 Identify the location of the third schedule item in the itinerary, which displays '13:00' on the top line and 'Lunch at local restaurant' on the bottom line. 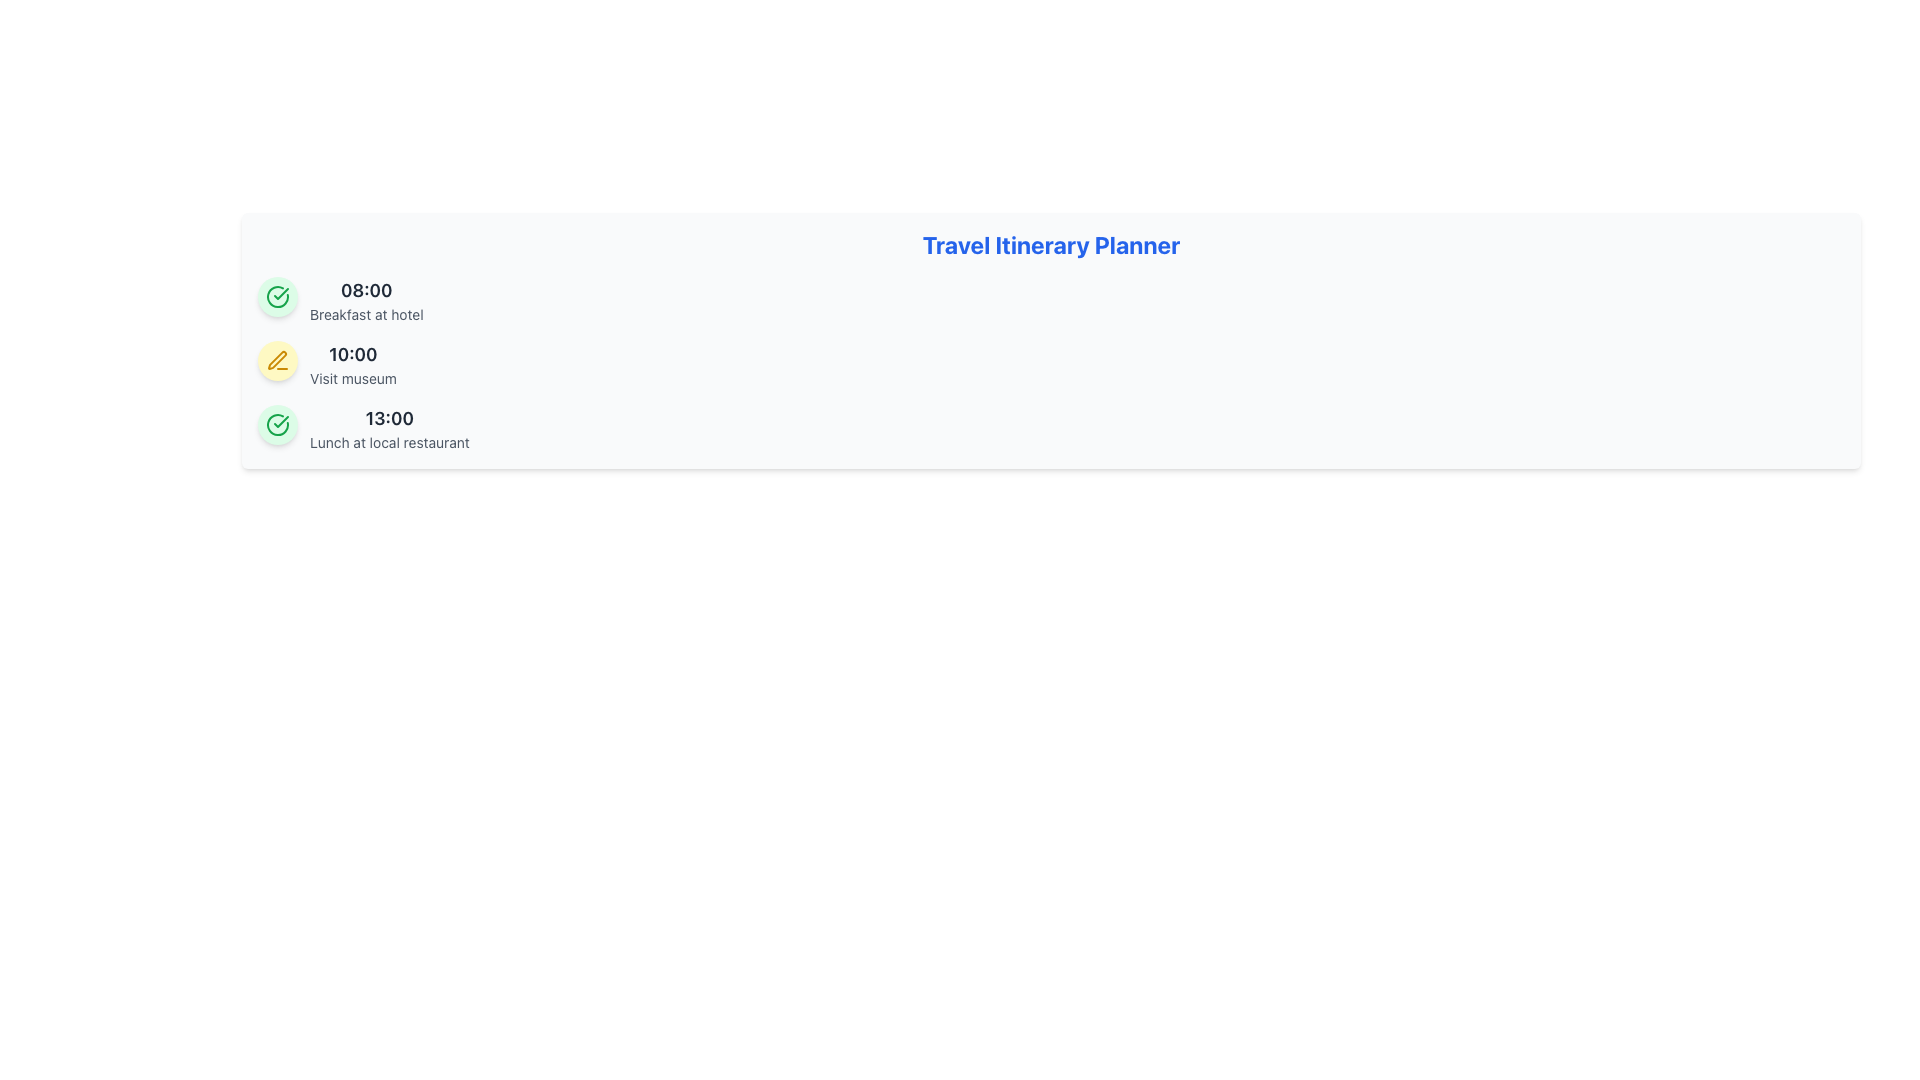
(389, 427).